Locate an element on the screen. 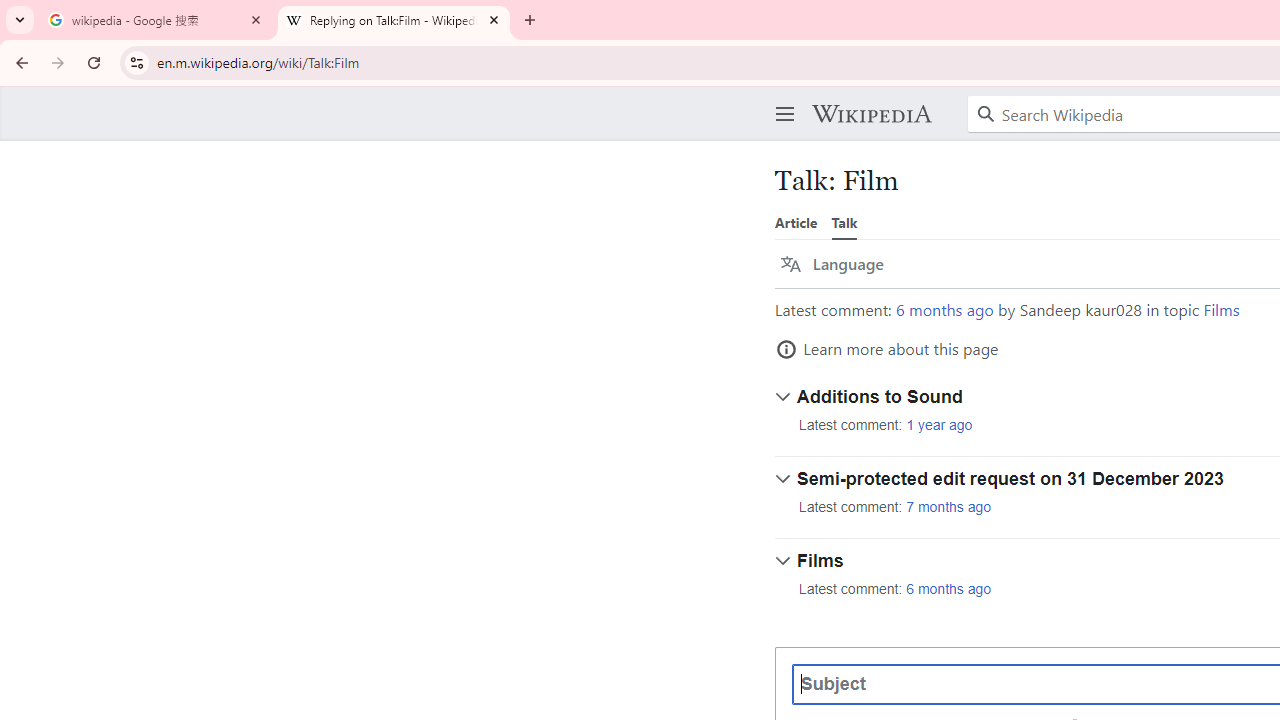 Image resolution: width=1280 pixels, height=720 pixels. 'Films' is located at coordinates (1220, 309).